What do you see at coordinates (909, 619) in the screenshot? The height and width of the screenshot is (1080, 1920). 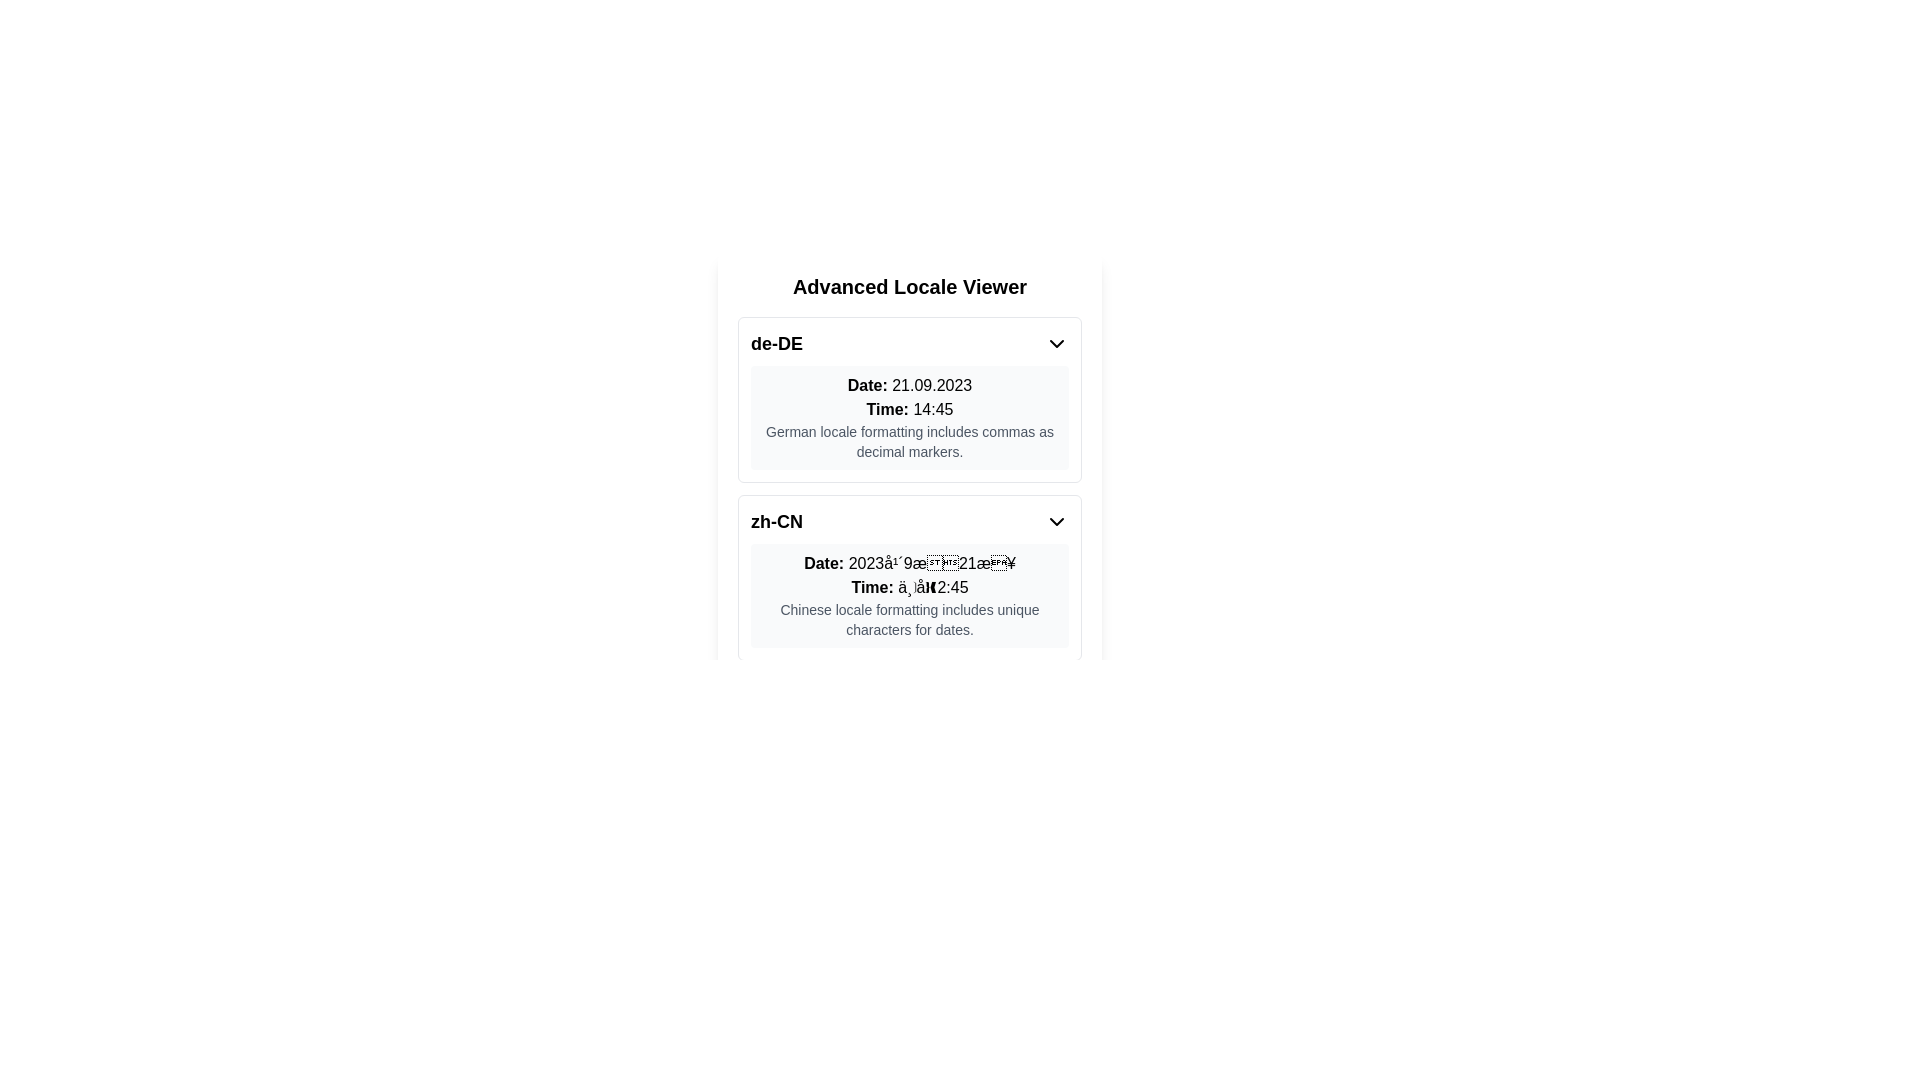 I see `the text element that contains 'Chinese locale formatting includes unique characters for dates.' located under the 'Time:' label in the 'zh-CN' section of the locale viewer` at bounding box center [909, 619].